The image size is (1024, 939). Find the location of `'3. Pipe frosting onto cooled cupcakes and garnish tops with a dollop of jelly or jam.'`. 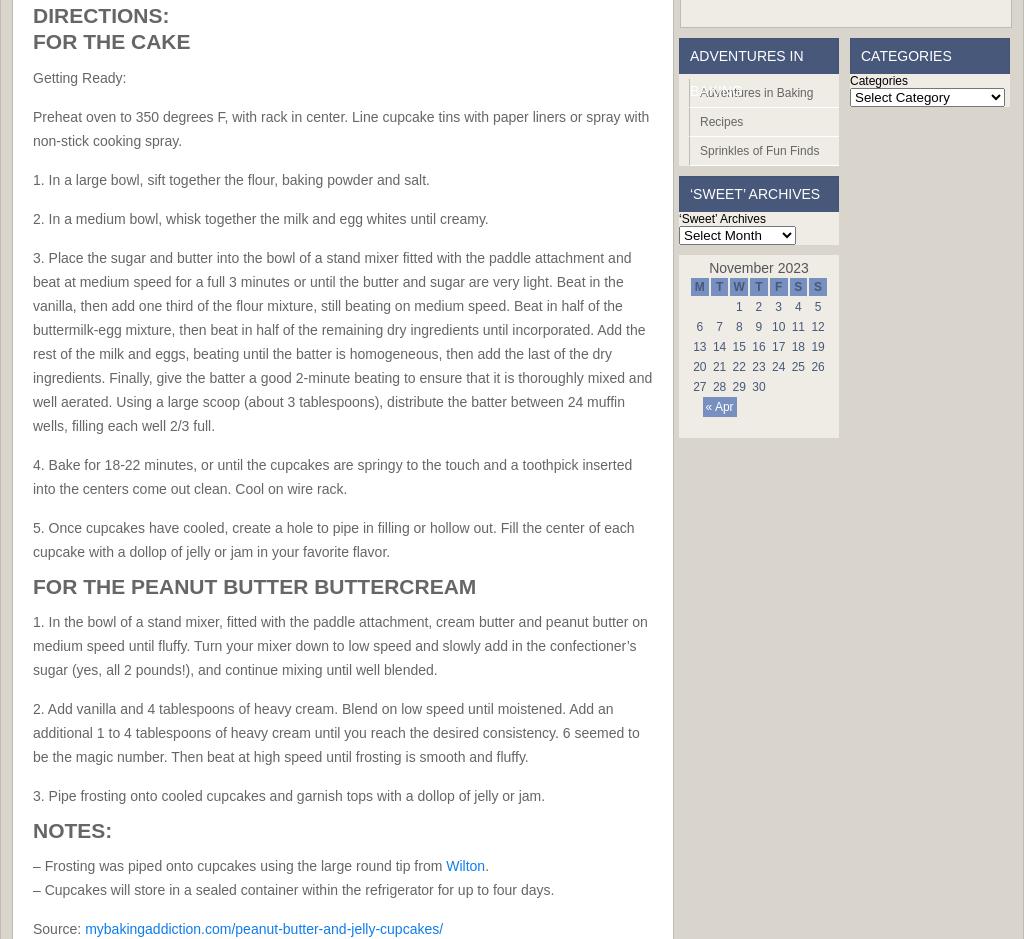

'3. Pipe frosting onto cooled cupcakes and garnish tops with a dollop of jelly or jam.' is located at coordinates (288, 793).